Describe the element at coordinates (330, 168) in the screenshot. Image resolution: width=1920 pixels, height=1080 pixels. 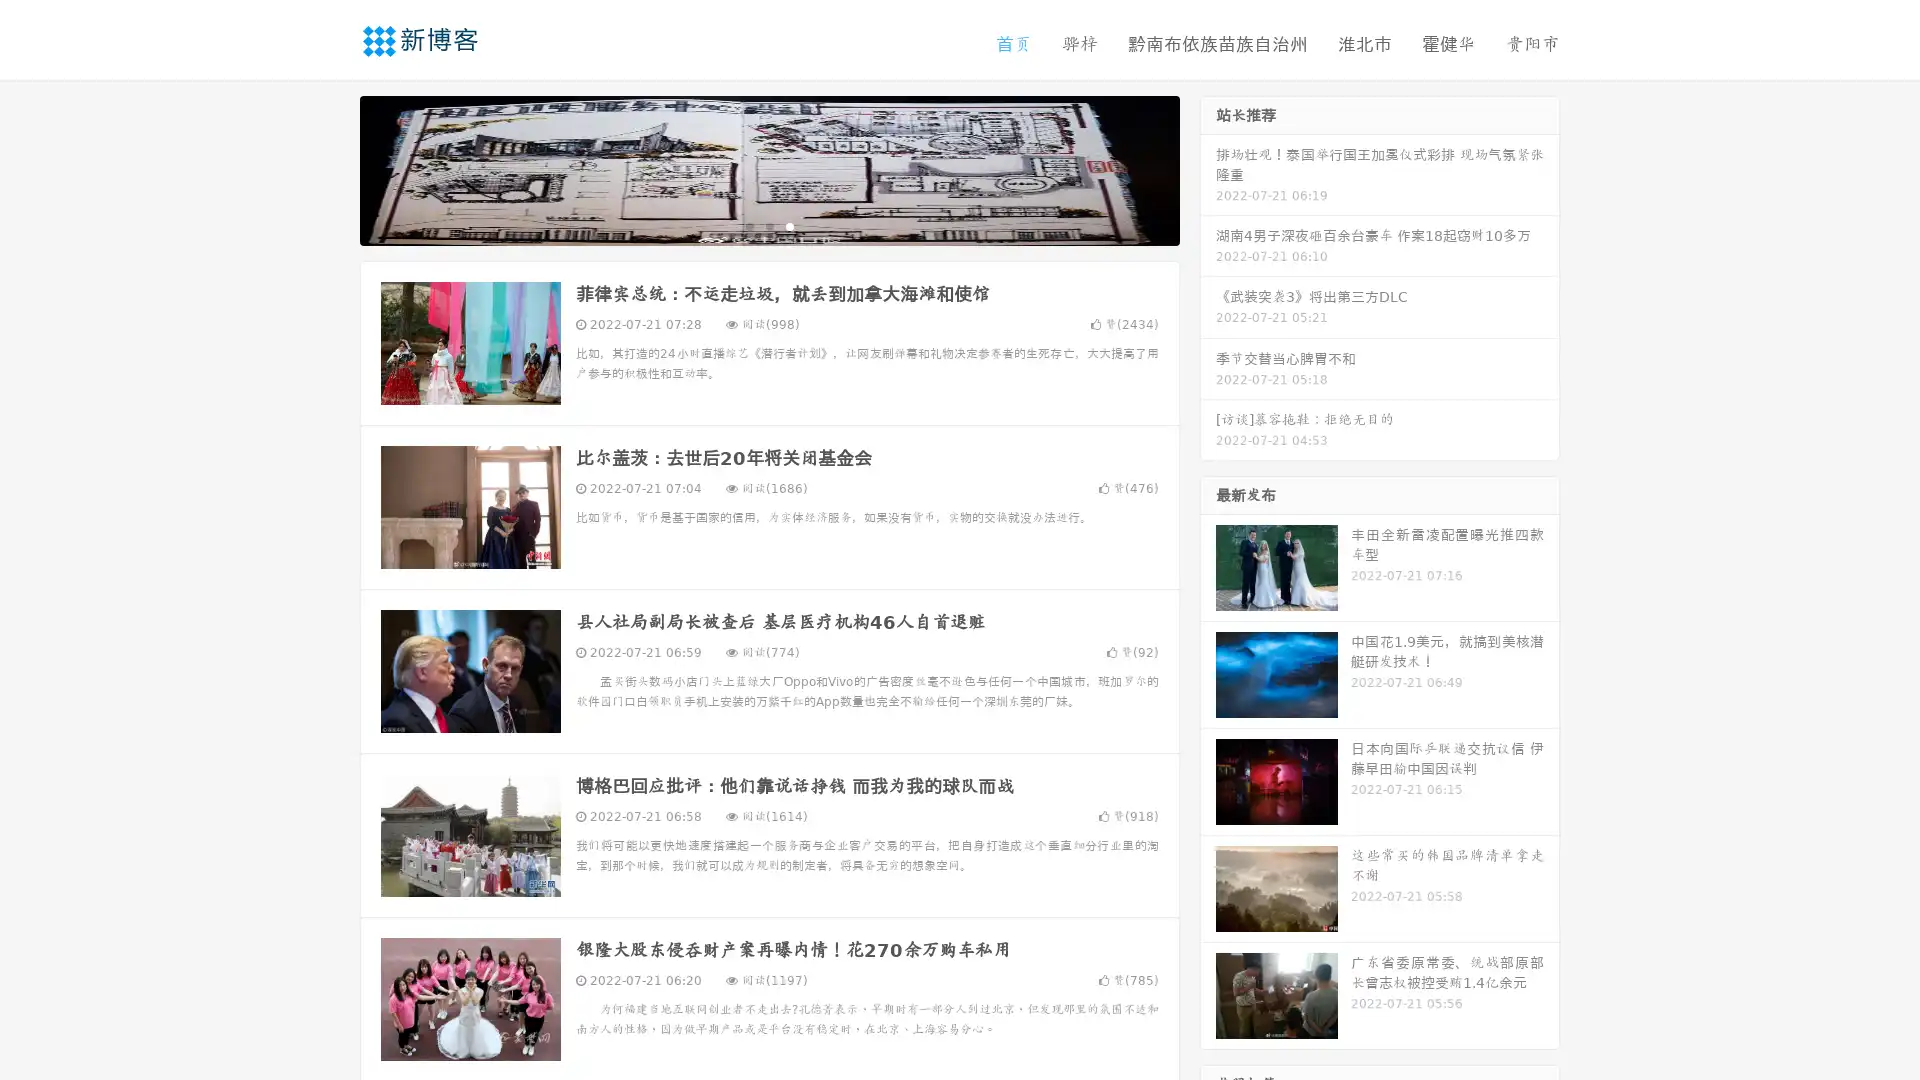
I see `Previous slide` at that location.